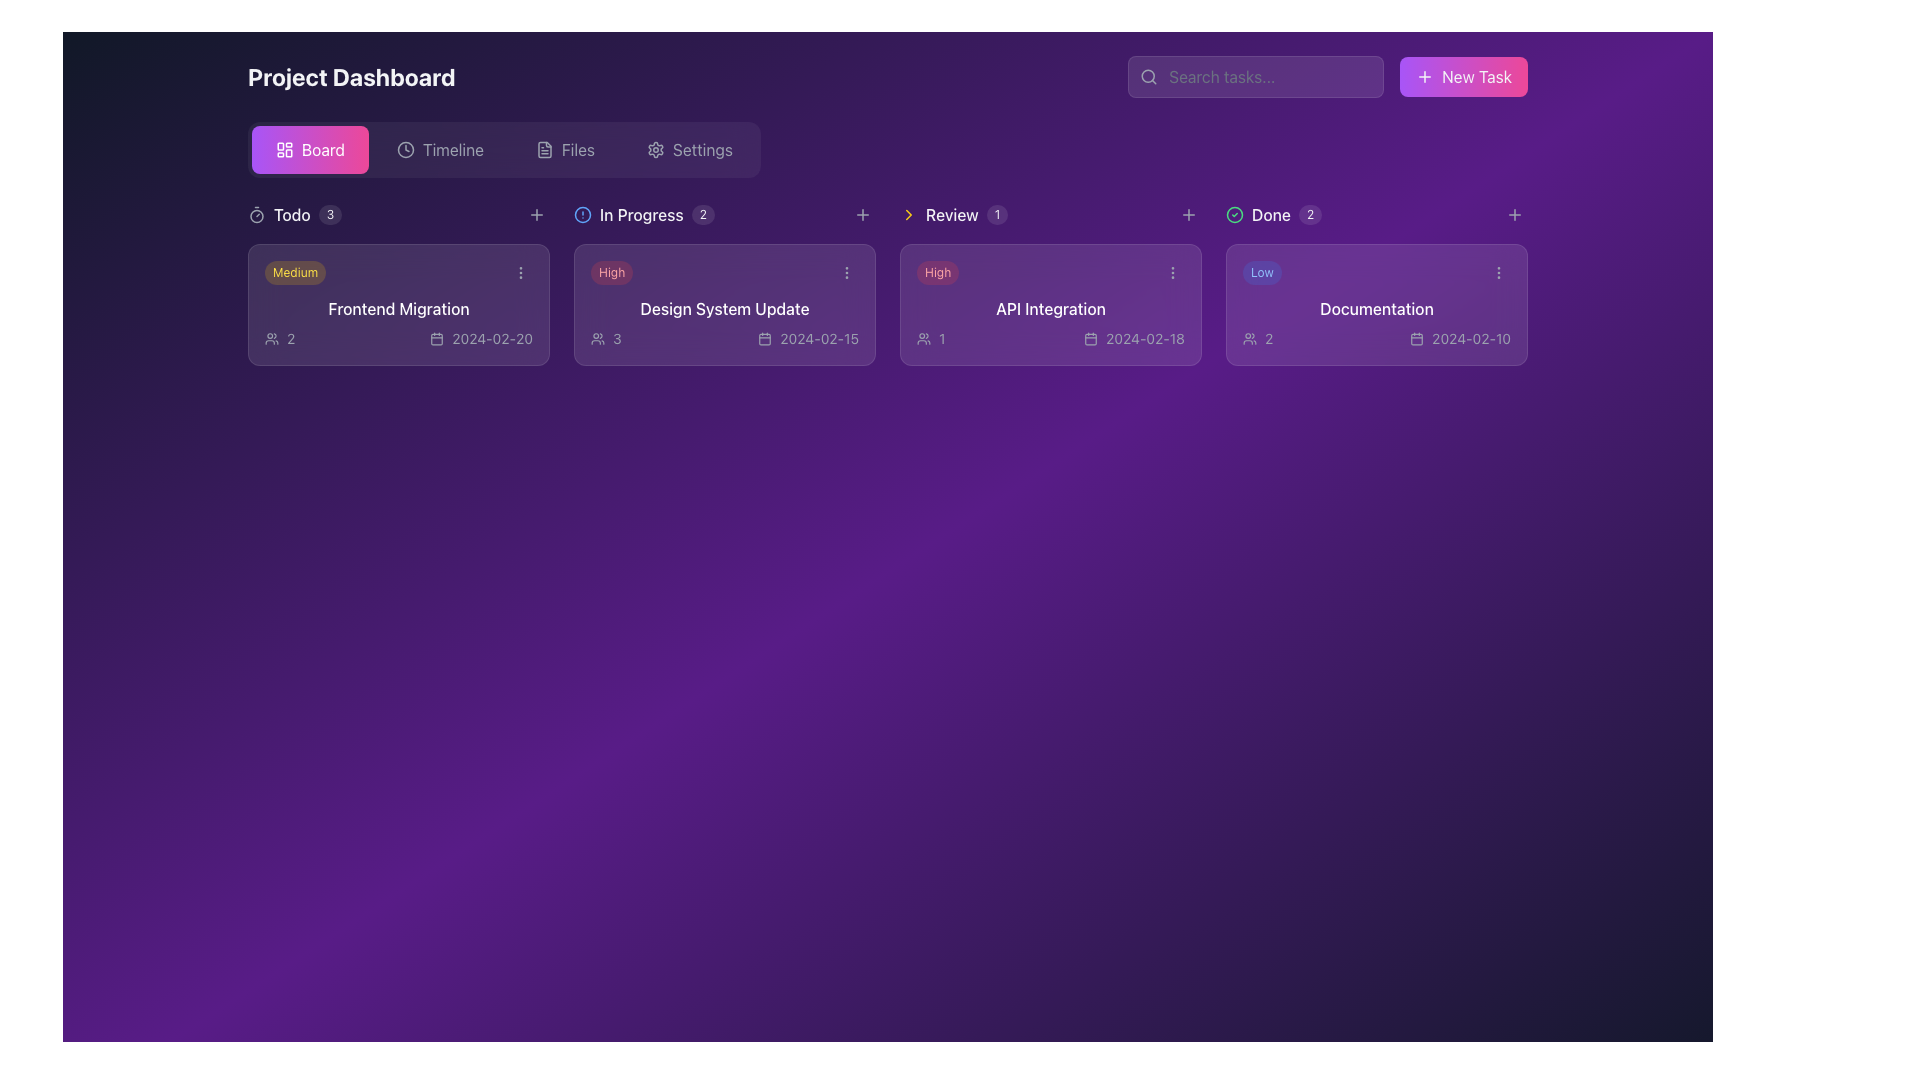 The image size is (1920, 1080). I want to click on date displayed on the label with an accompanying icon indicating a deadline for the task 'Documentation' in the 'Done' column of the kanban board, so click(1460, 338).